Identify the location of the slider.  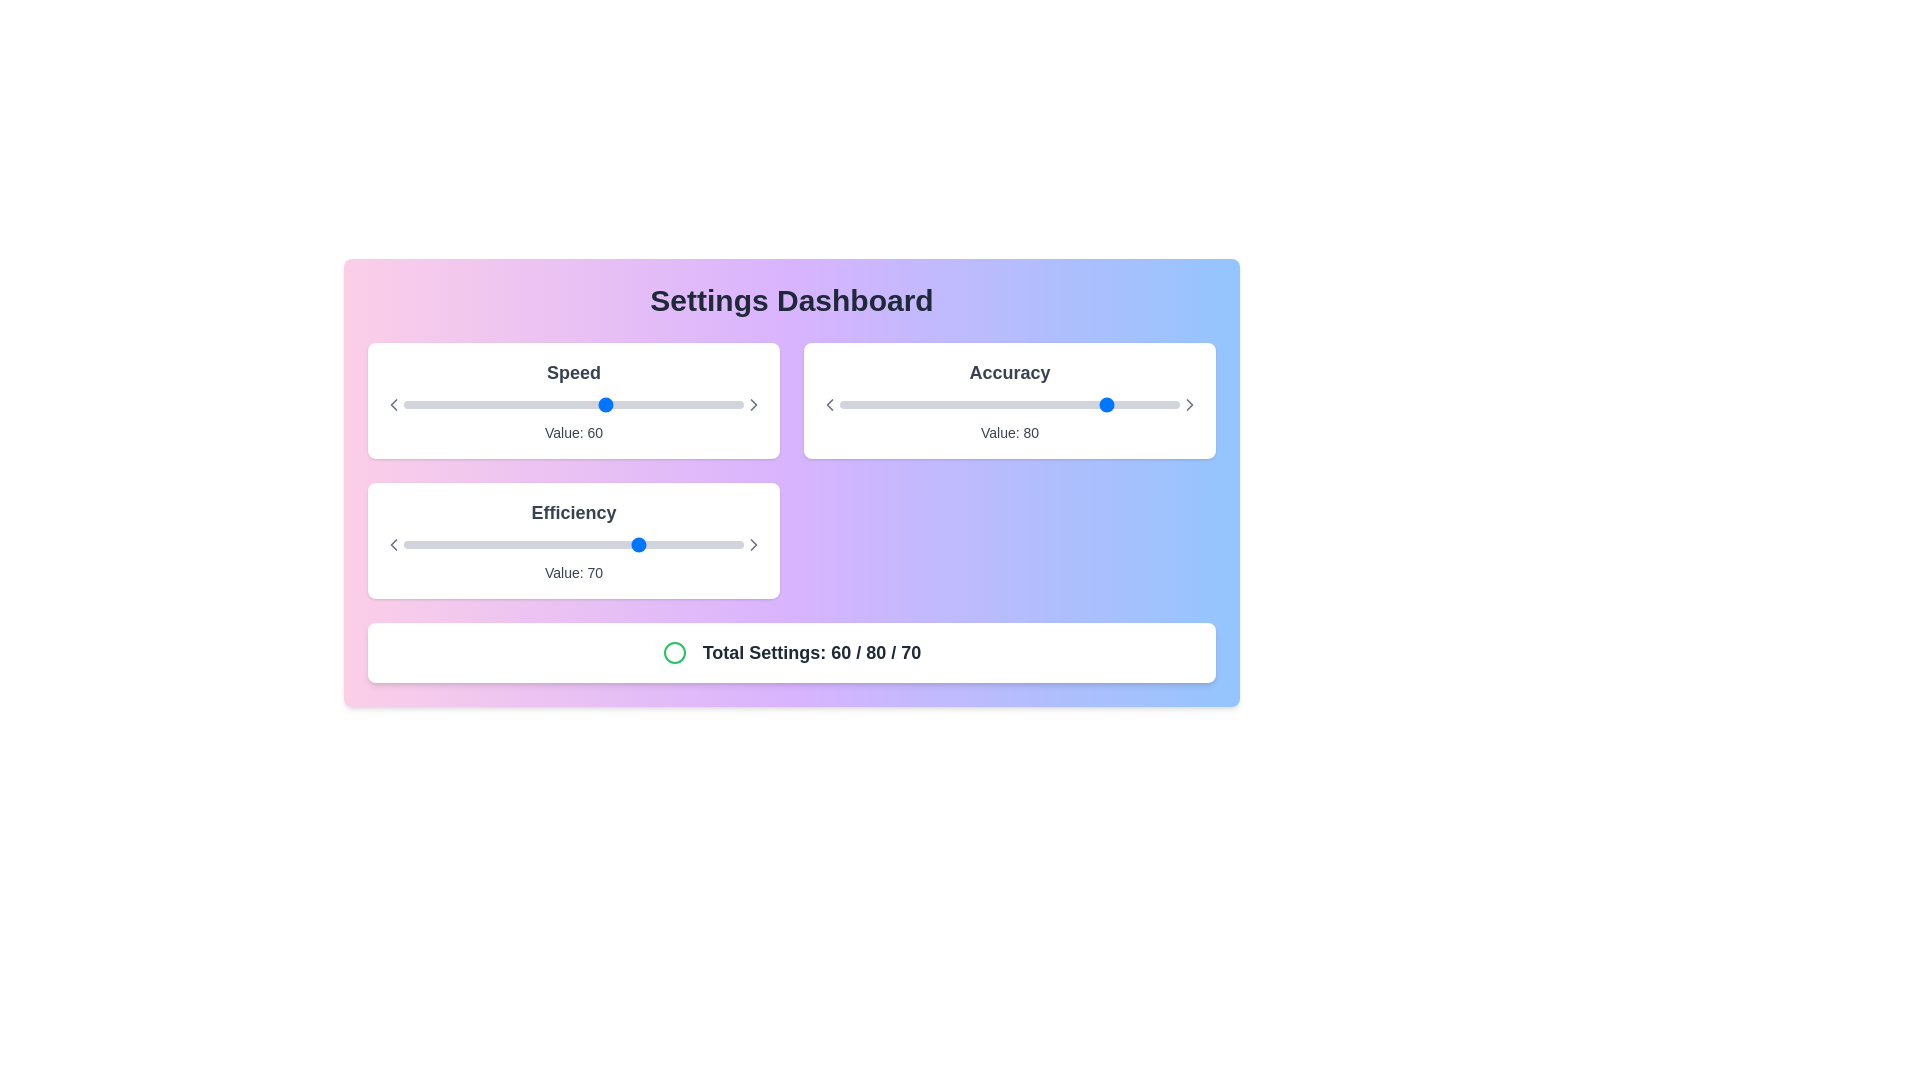
(732, 405).